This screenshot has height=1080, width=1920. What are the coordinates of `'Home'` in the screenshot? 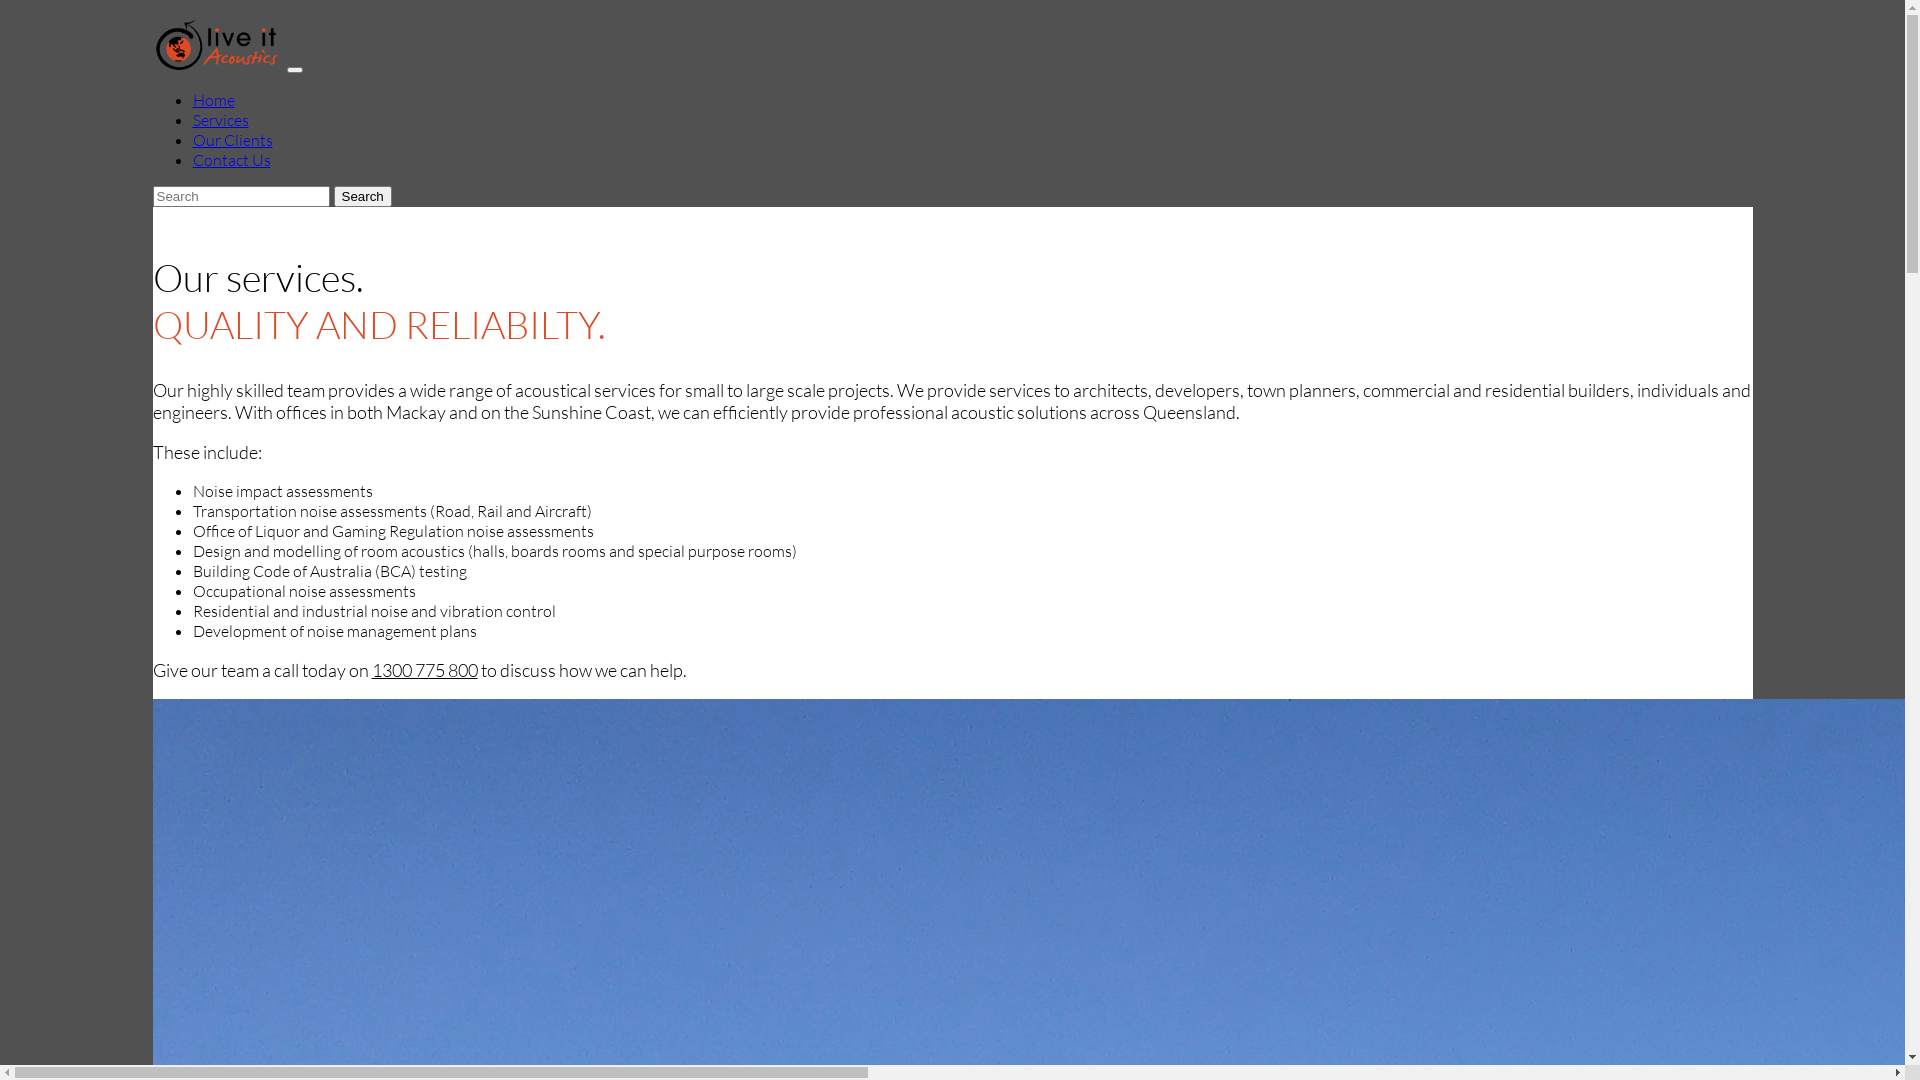 It's located at (212, 100).